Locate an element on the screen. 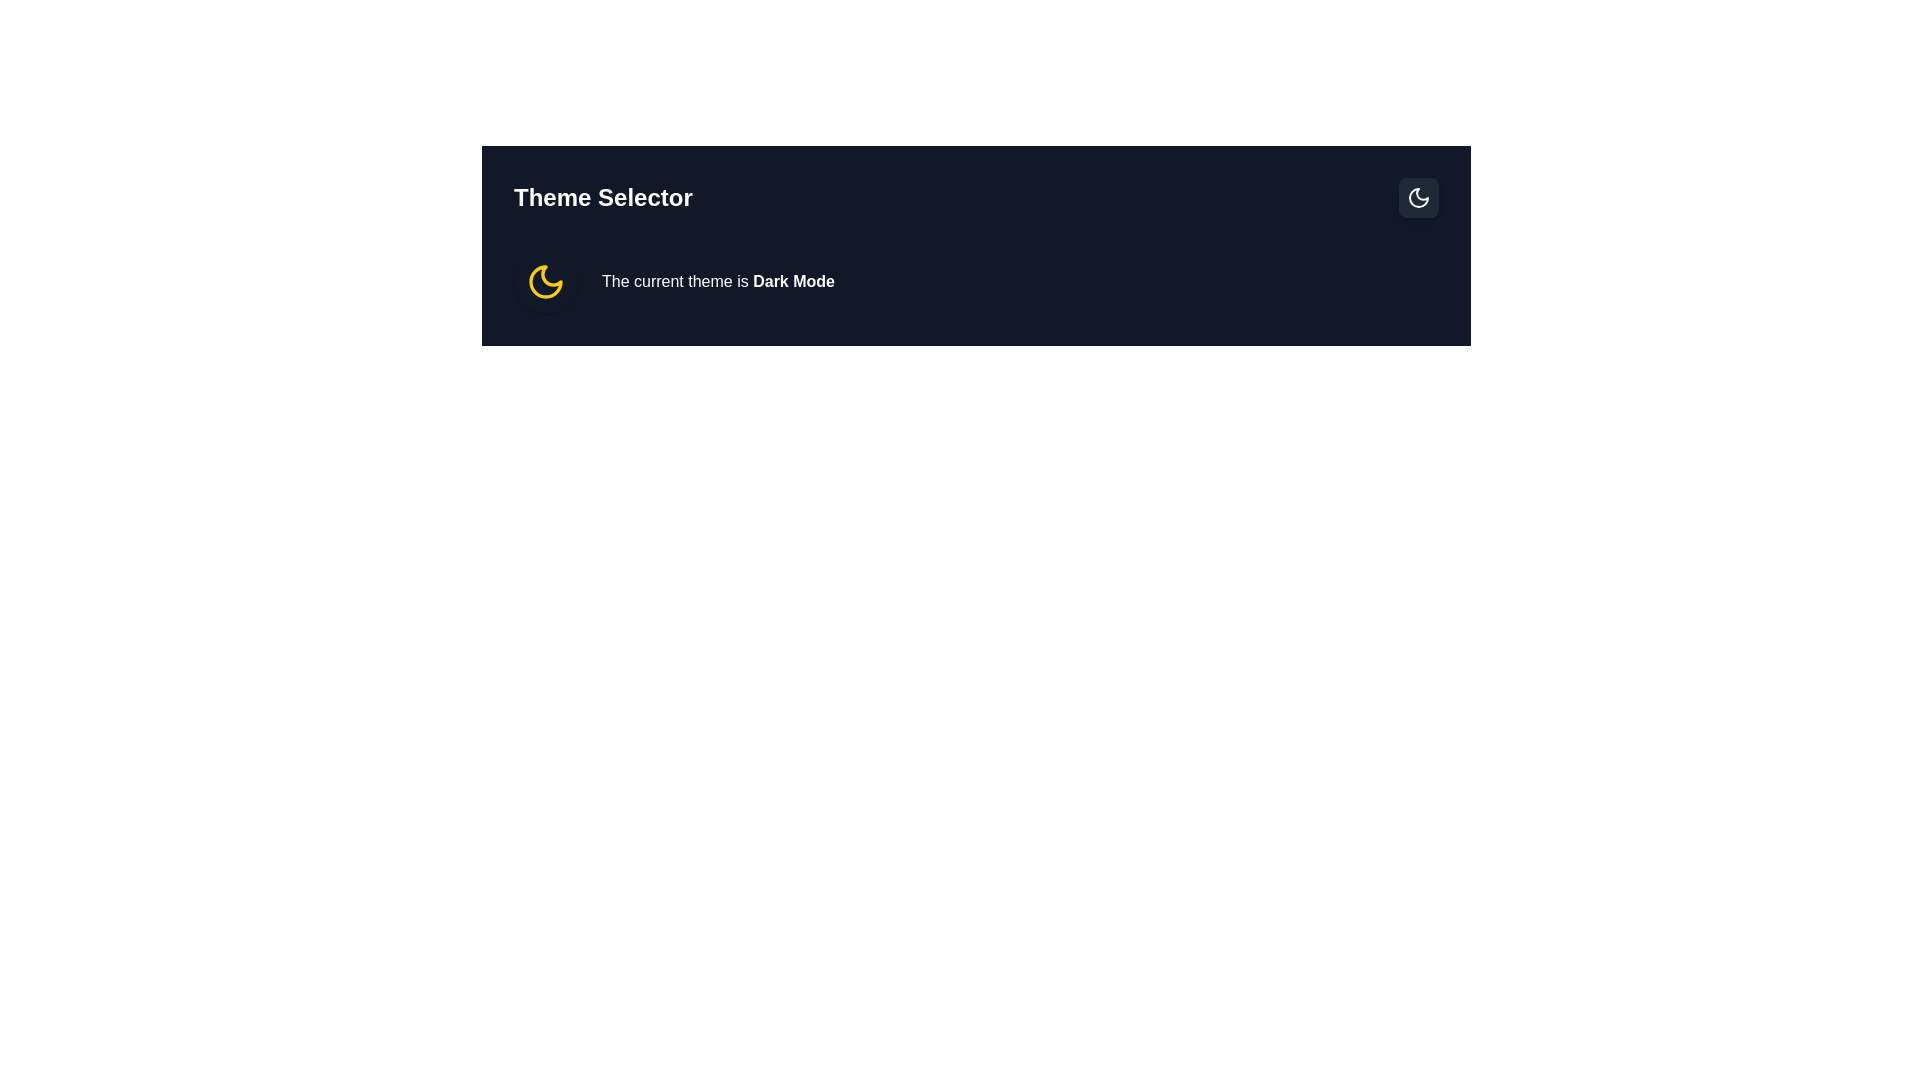 The width and height of the screenshot is (1920, 1080). the crescent moon vector graphic icon located in the top-left corner of the interface, adjacent to the text indicating the current theme, which reads 'The current theme is Dark Mode' is located at coordinates (1418, 197).